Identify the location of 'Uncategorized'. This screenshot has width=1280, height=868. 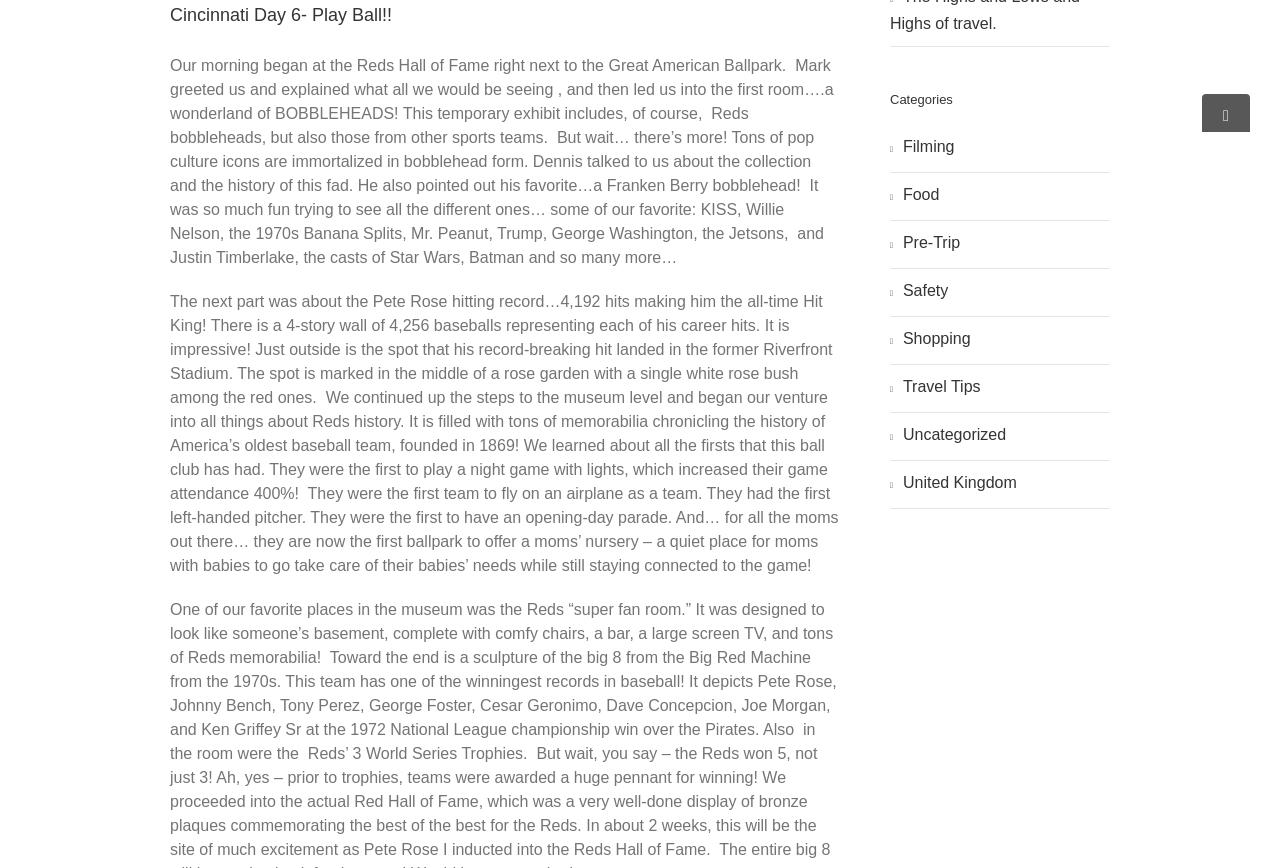
(952, 433).